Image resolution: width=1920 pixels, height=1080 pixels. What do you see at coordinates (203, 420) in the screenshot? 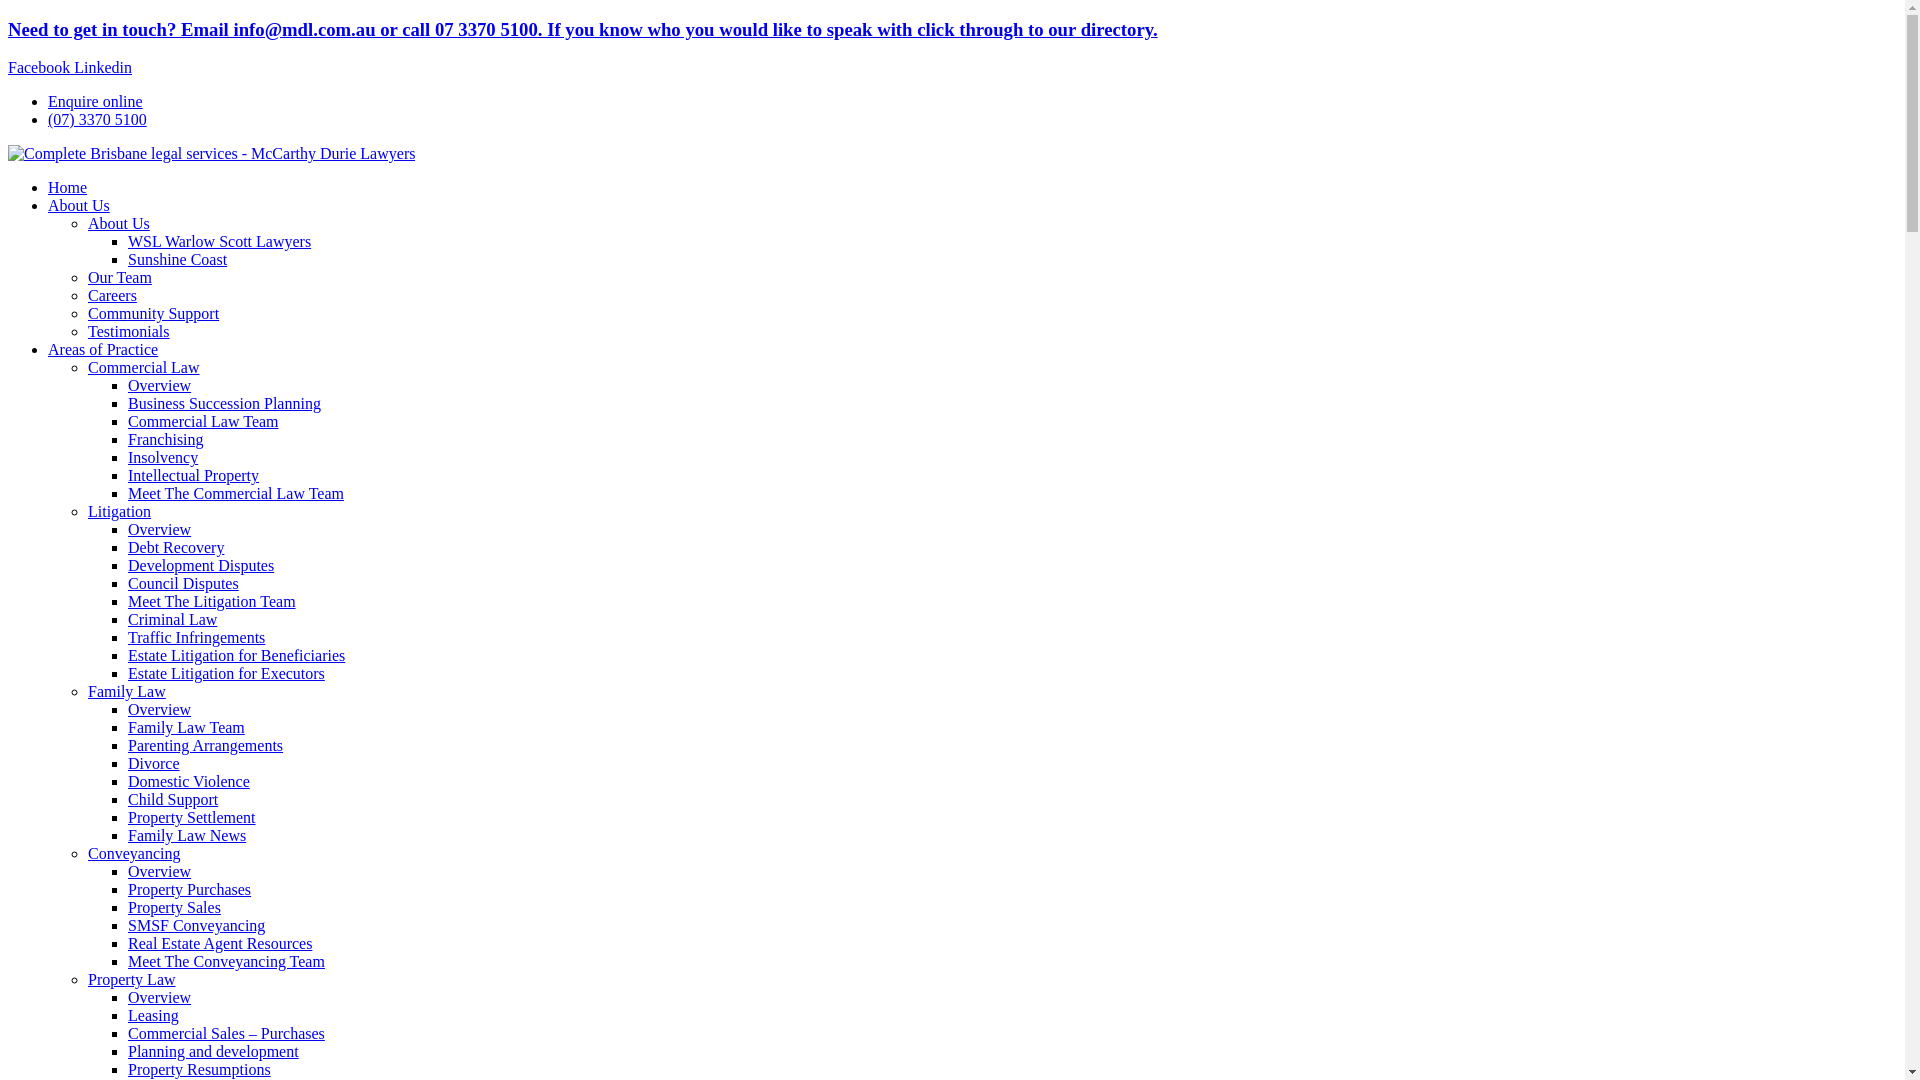
I see `'Commercial Law Team'` at bounding box center [203, 420].